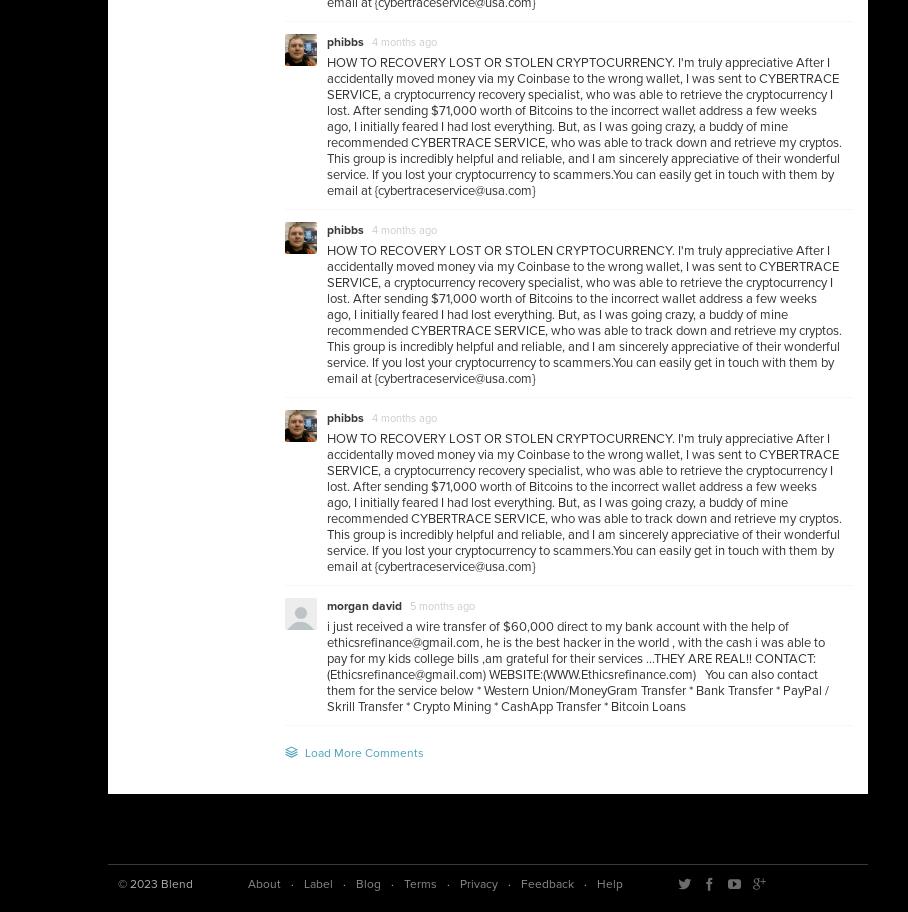 Image resolution: width=908 pixels, height=912 pixels. I want to click on 'Feedback', so click(521, 883).